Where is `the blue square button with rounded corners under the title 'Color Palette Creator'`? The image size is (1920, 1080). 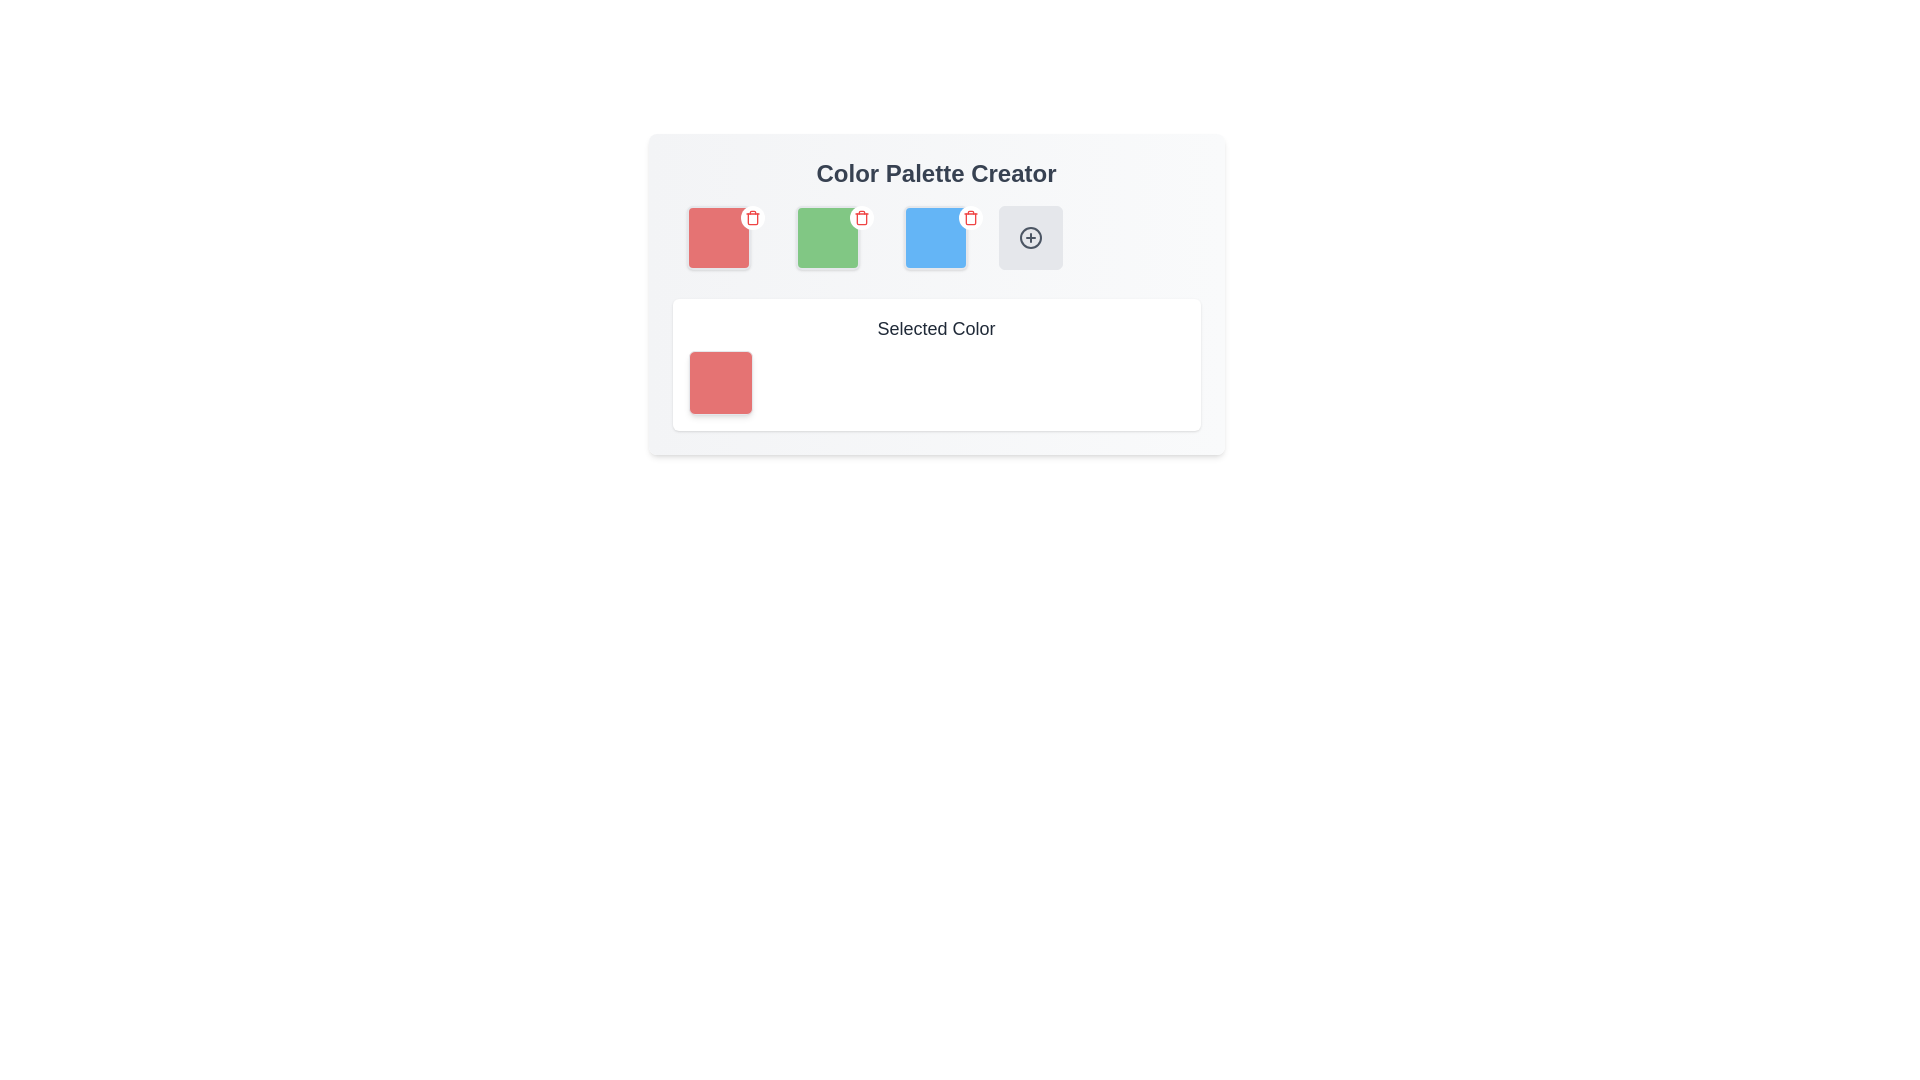 the blue square button with rounded corners under the title 'Color Palette Creator' is located at coordinates (935, 239).